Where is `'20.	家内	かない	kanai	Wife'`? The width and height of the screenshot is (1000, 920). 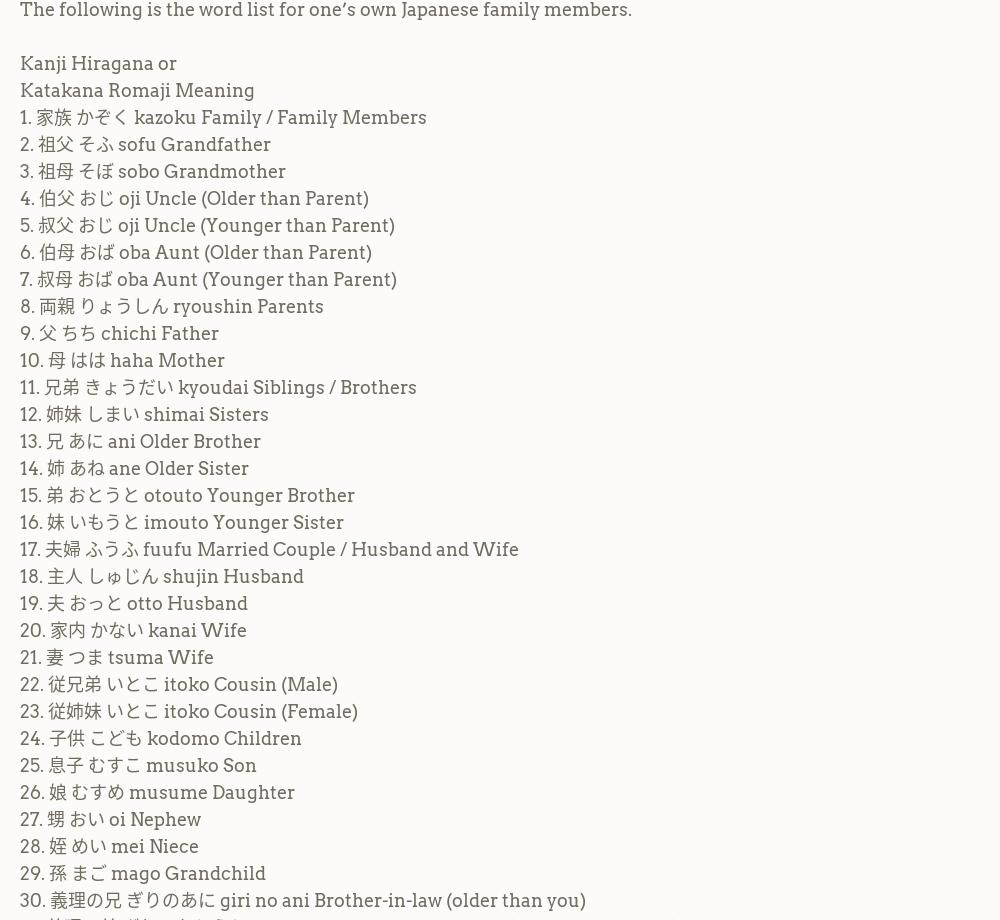 '20.	家内	かない	kanai	Wife' is located at coordinates (133, 628).